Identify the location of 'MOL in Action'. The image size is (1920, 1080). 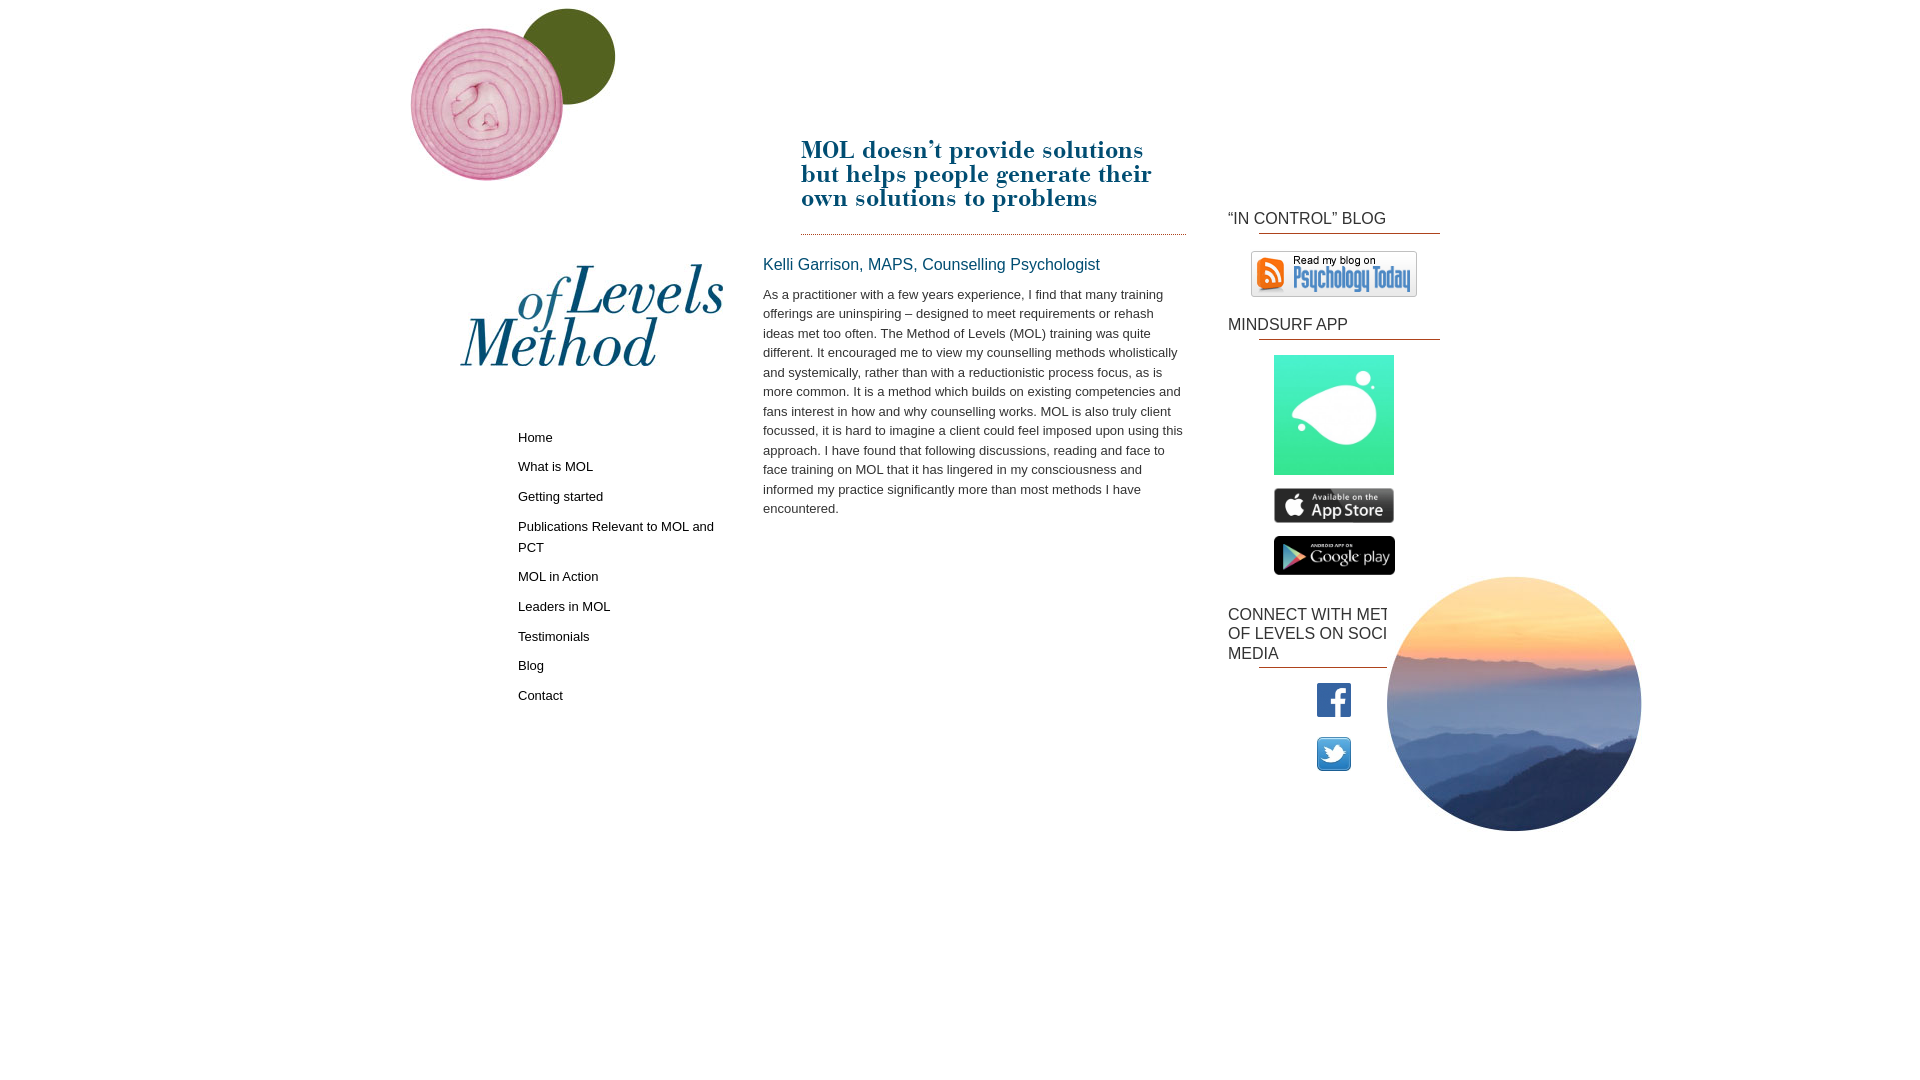
(619, 575).